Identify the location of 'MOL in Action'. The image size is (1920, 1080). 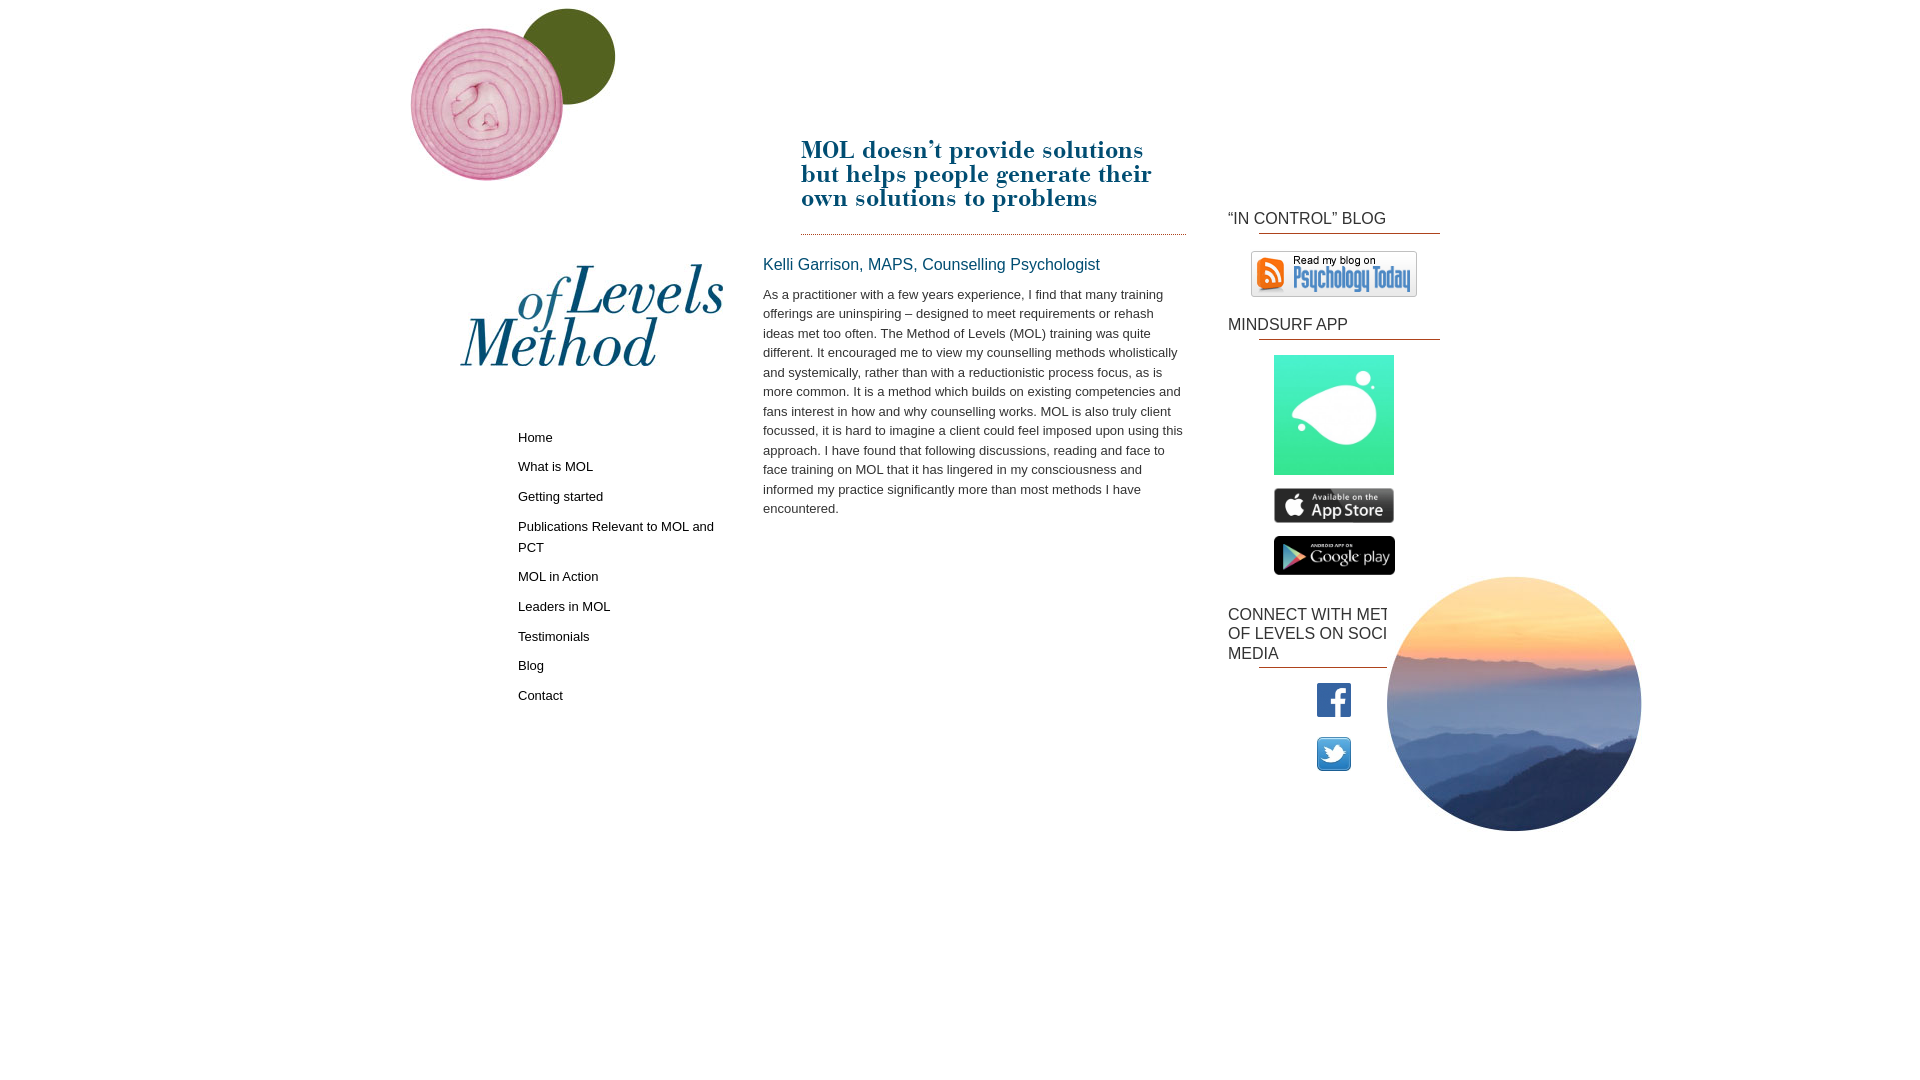
(619, 575).